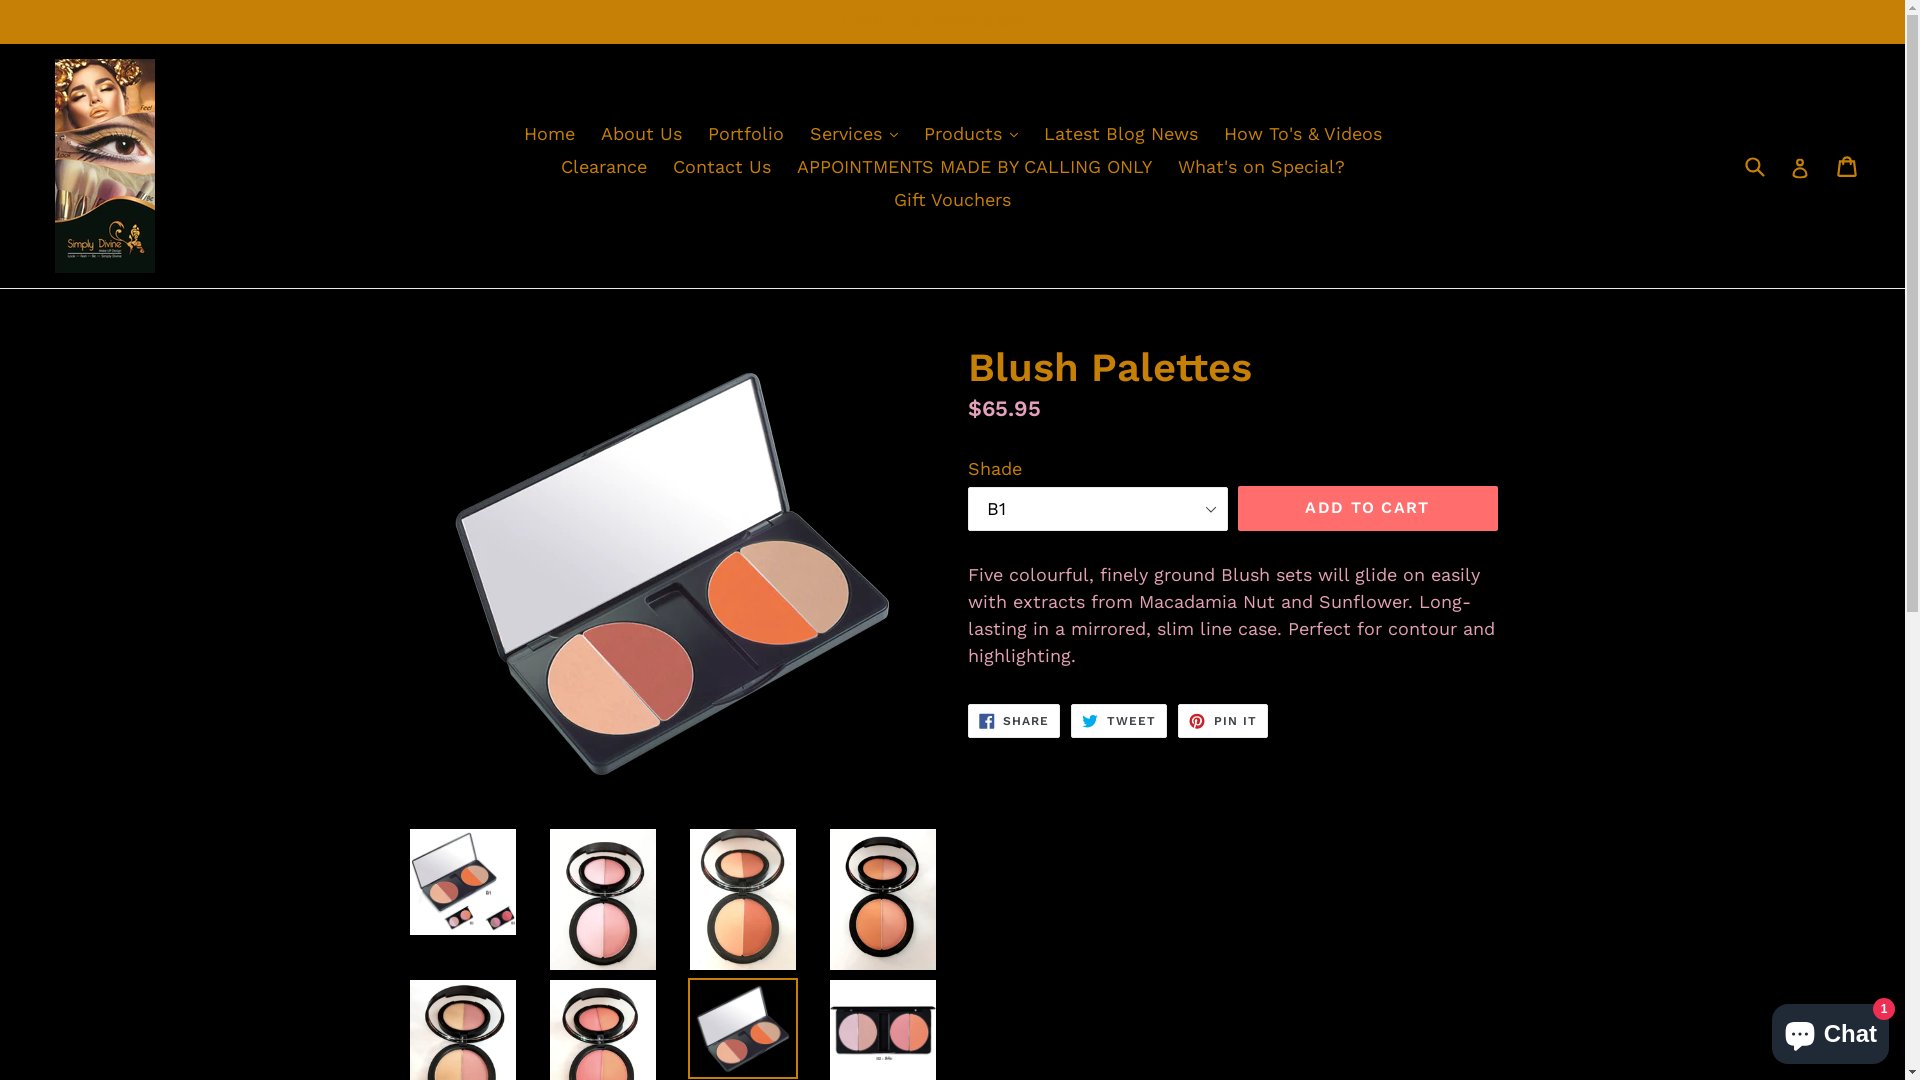  Describe the element at coordinates (744, 132) in the screenshot. I see `'Portfolio'` at that location.